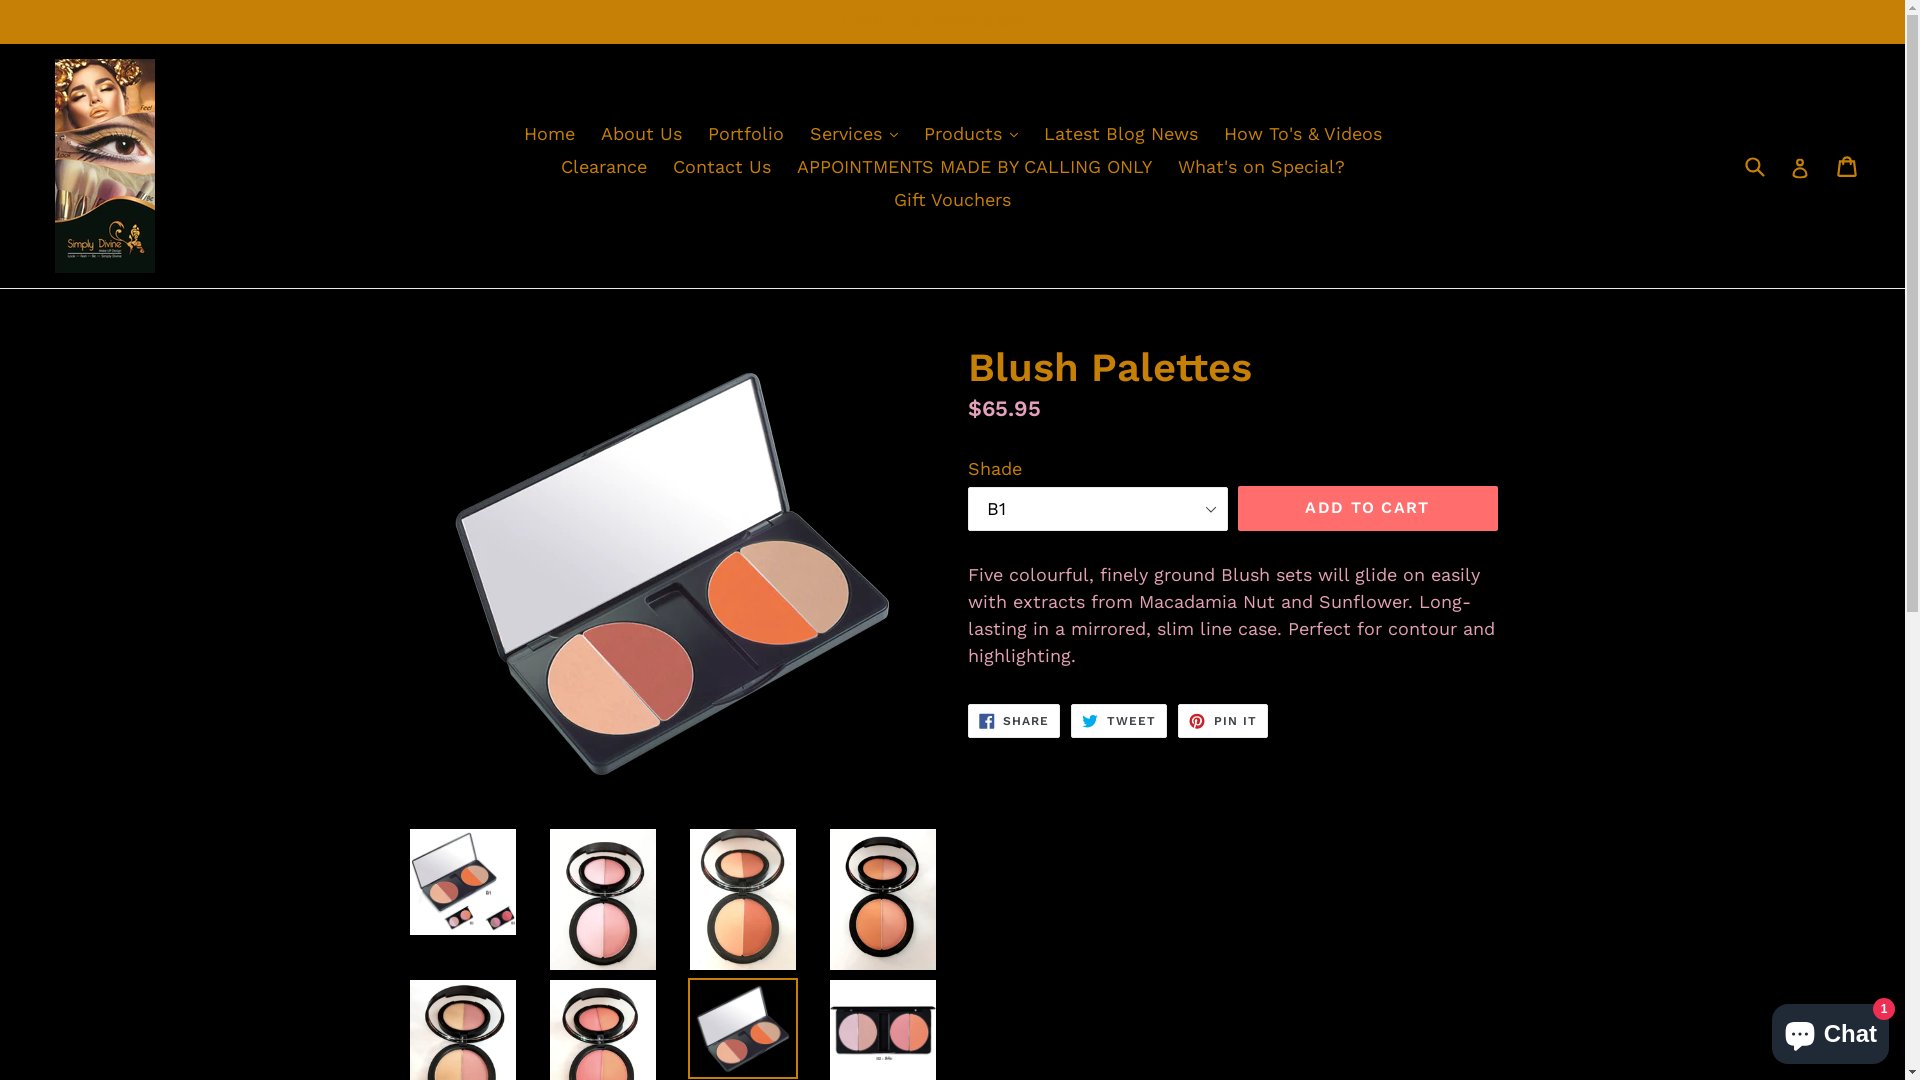  Describe the element at coordinates (744, 132) in the screenshot. I see `'Portfolio'` at that location.